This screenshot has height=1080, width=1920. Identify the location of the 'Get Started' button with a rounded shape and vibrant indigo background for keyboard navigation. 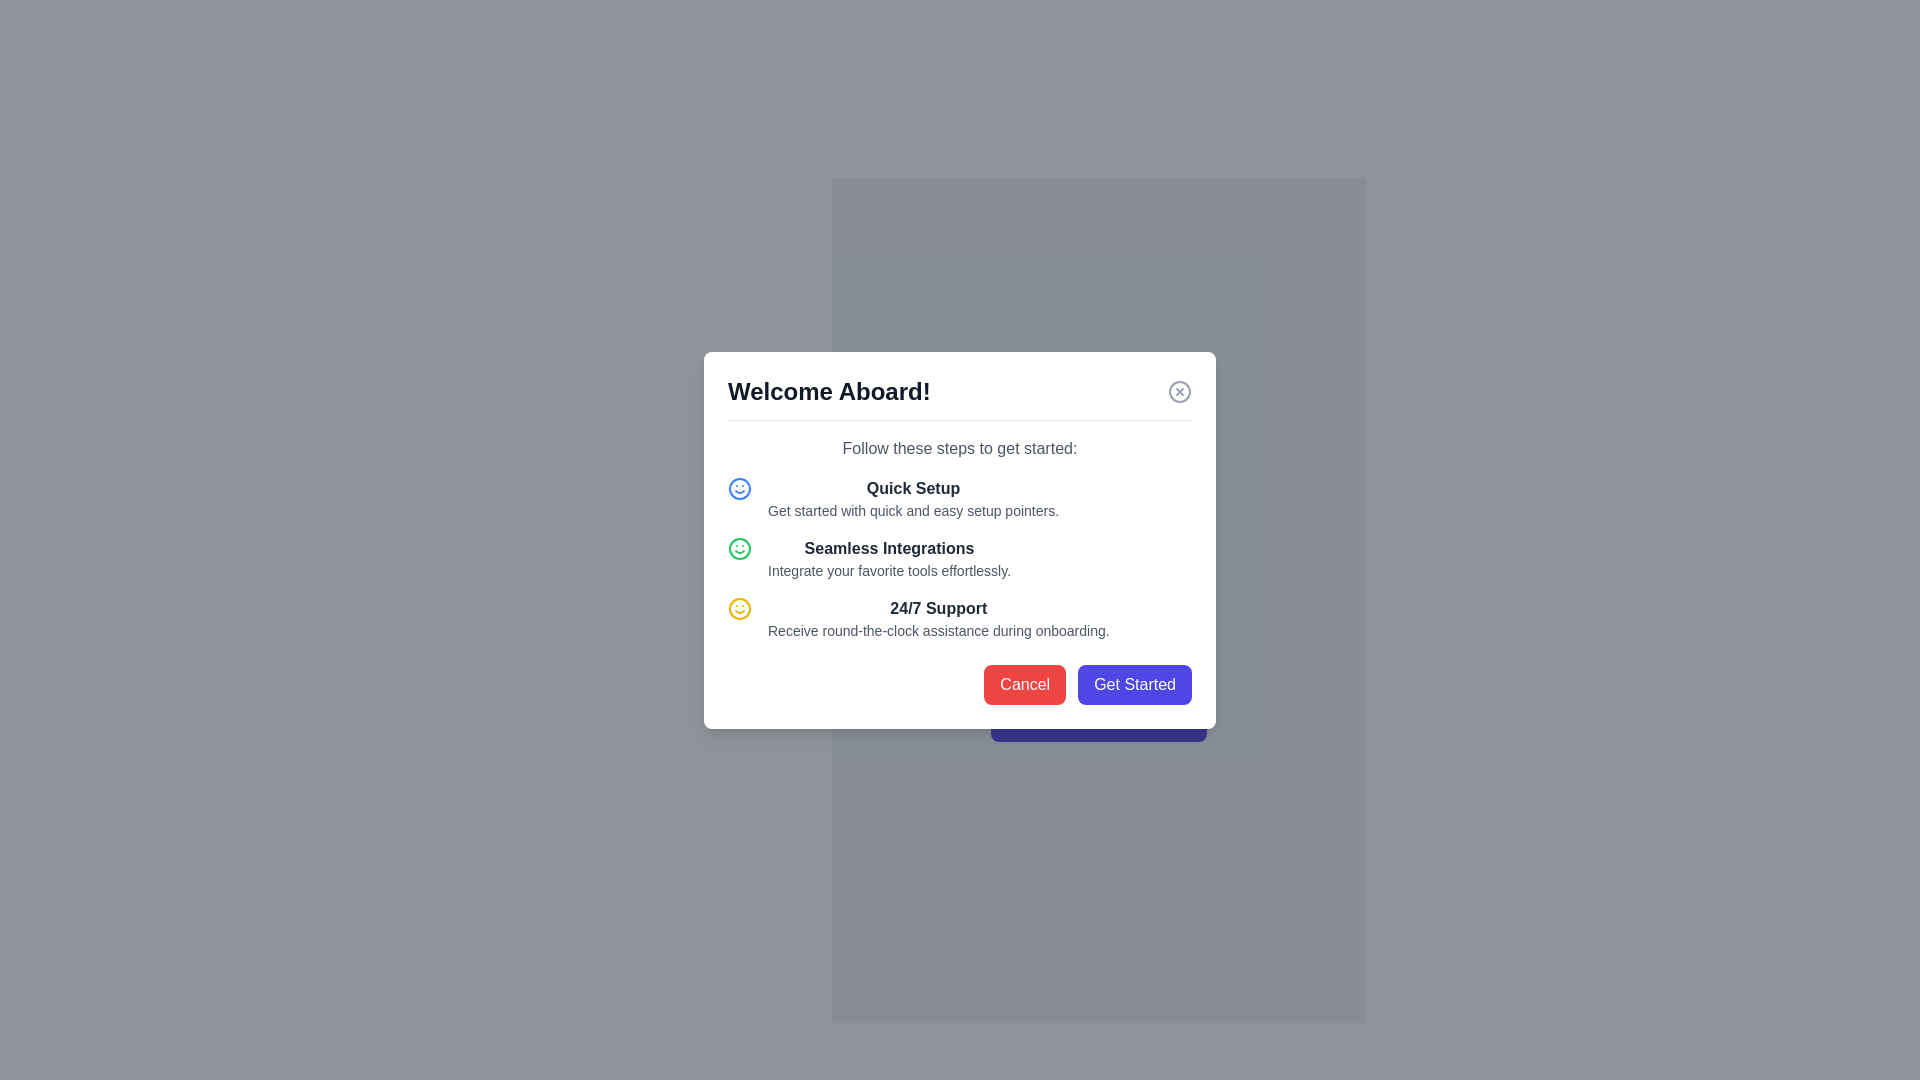
(1135, 683).